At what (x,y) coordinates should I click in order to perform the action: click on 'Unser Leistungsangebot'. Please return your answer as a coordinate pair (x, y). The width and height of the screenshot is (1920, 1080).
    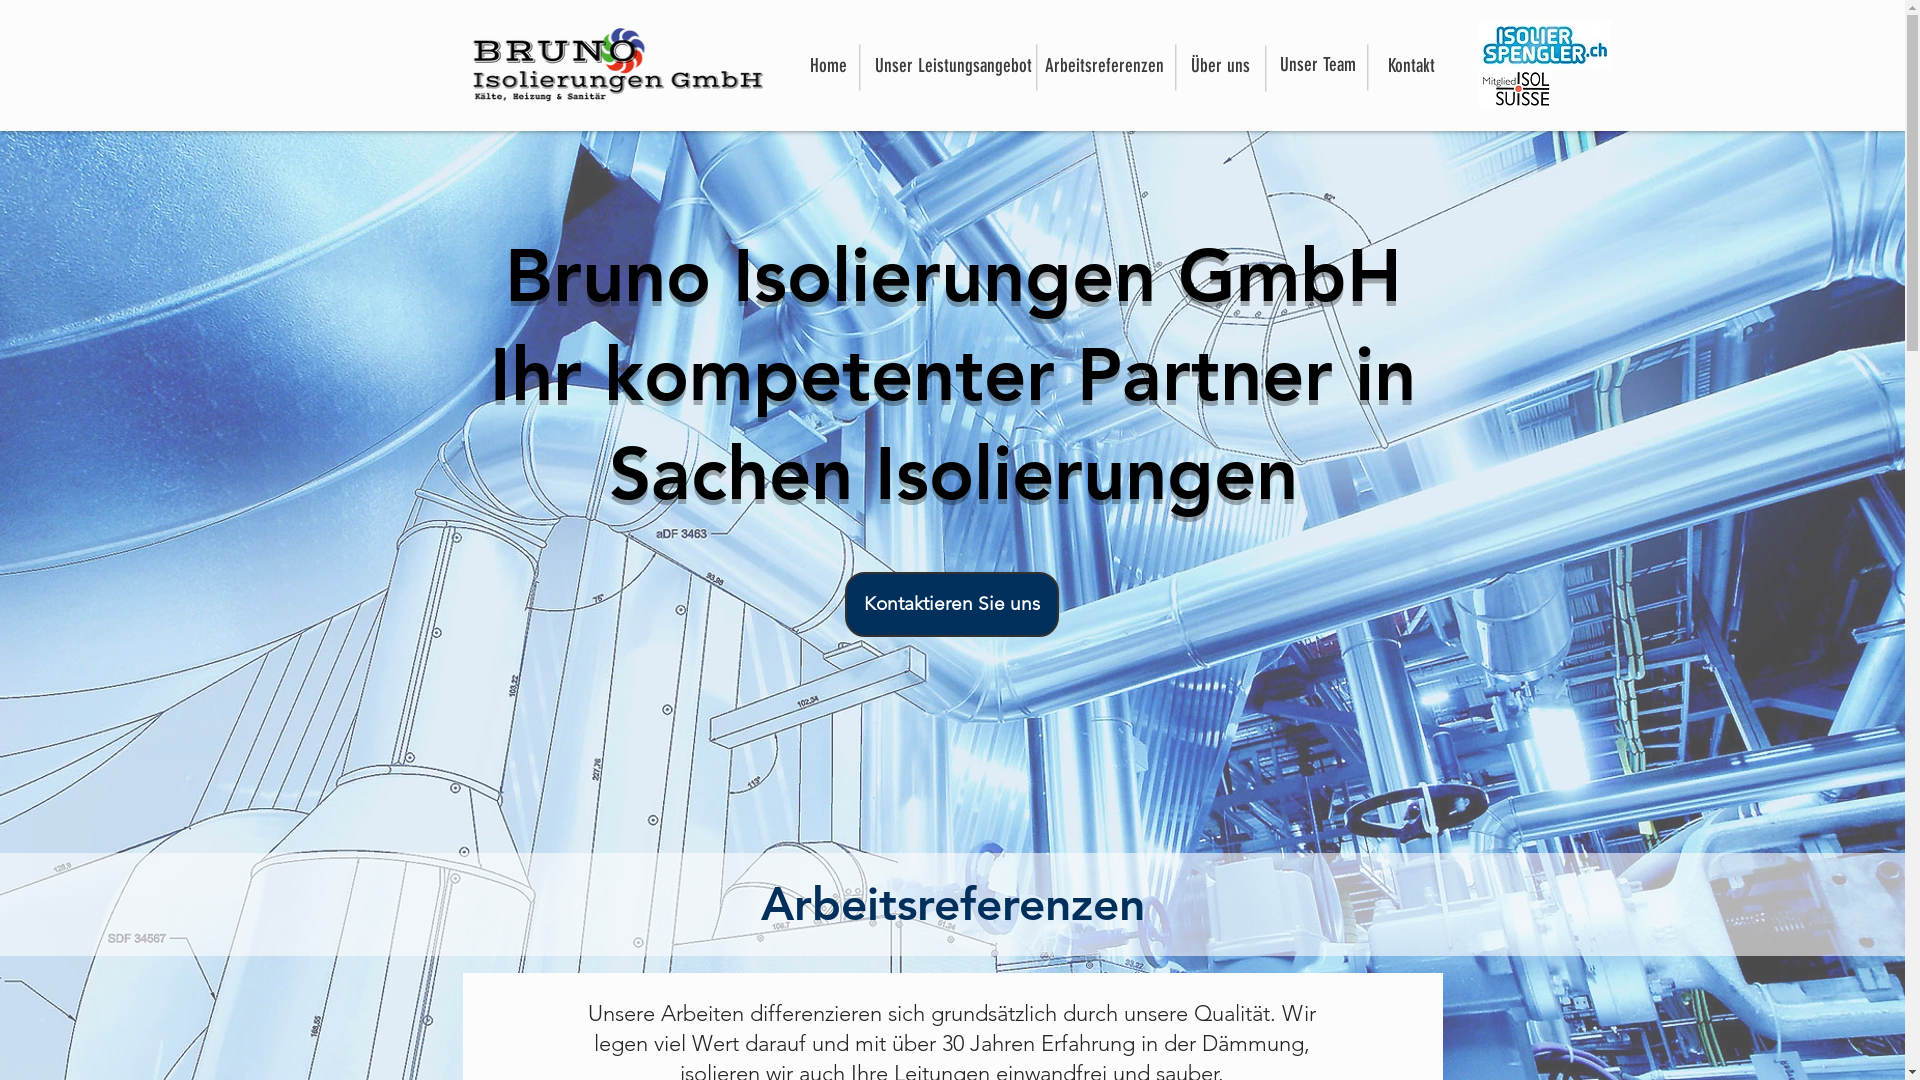
    Looking at the image, I should click on (951, 64).